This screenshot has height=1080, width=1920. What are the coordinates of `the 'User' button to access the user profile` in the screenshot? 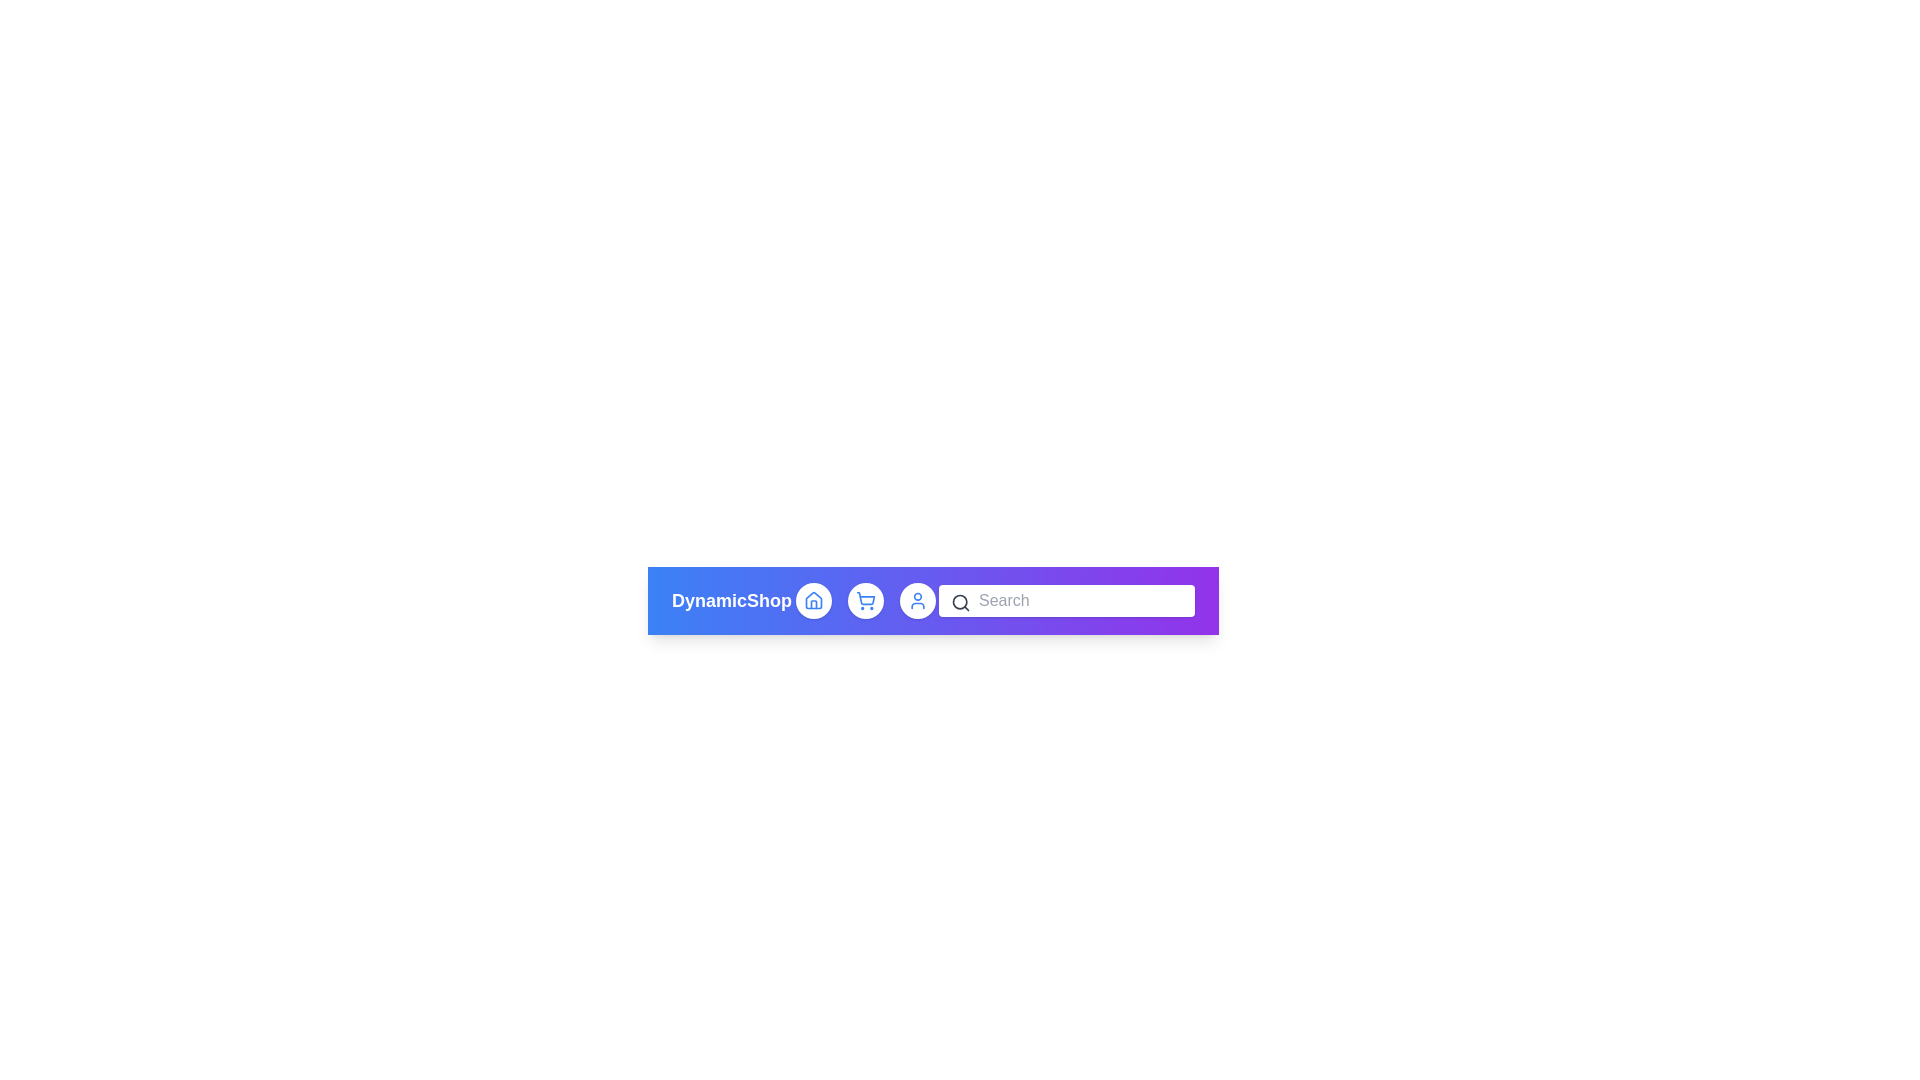 It's located at (916, 600).